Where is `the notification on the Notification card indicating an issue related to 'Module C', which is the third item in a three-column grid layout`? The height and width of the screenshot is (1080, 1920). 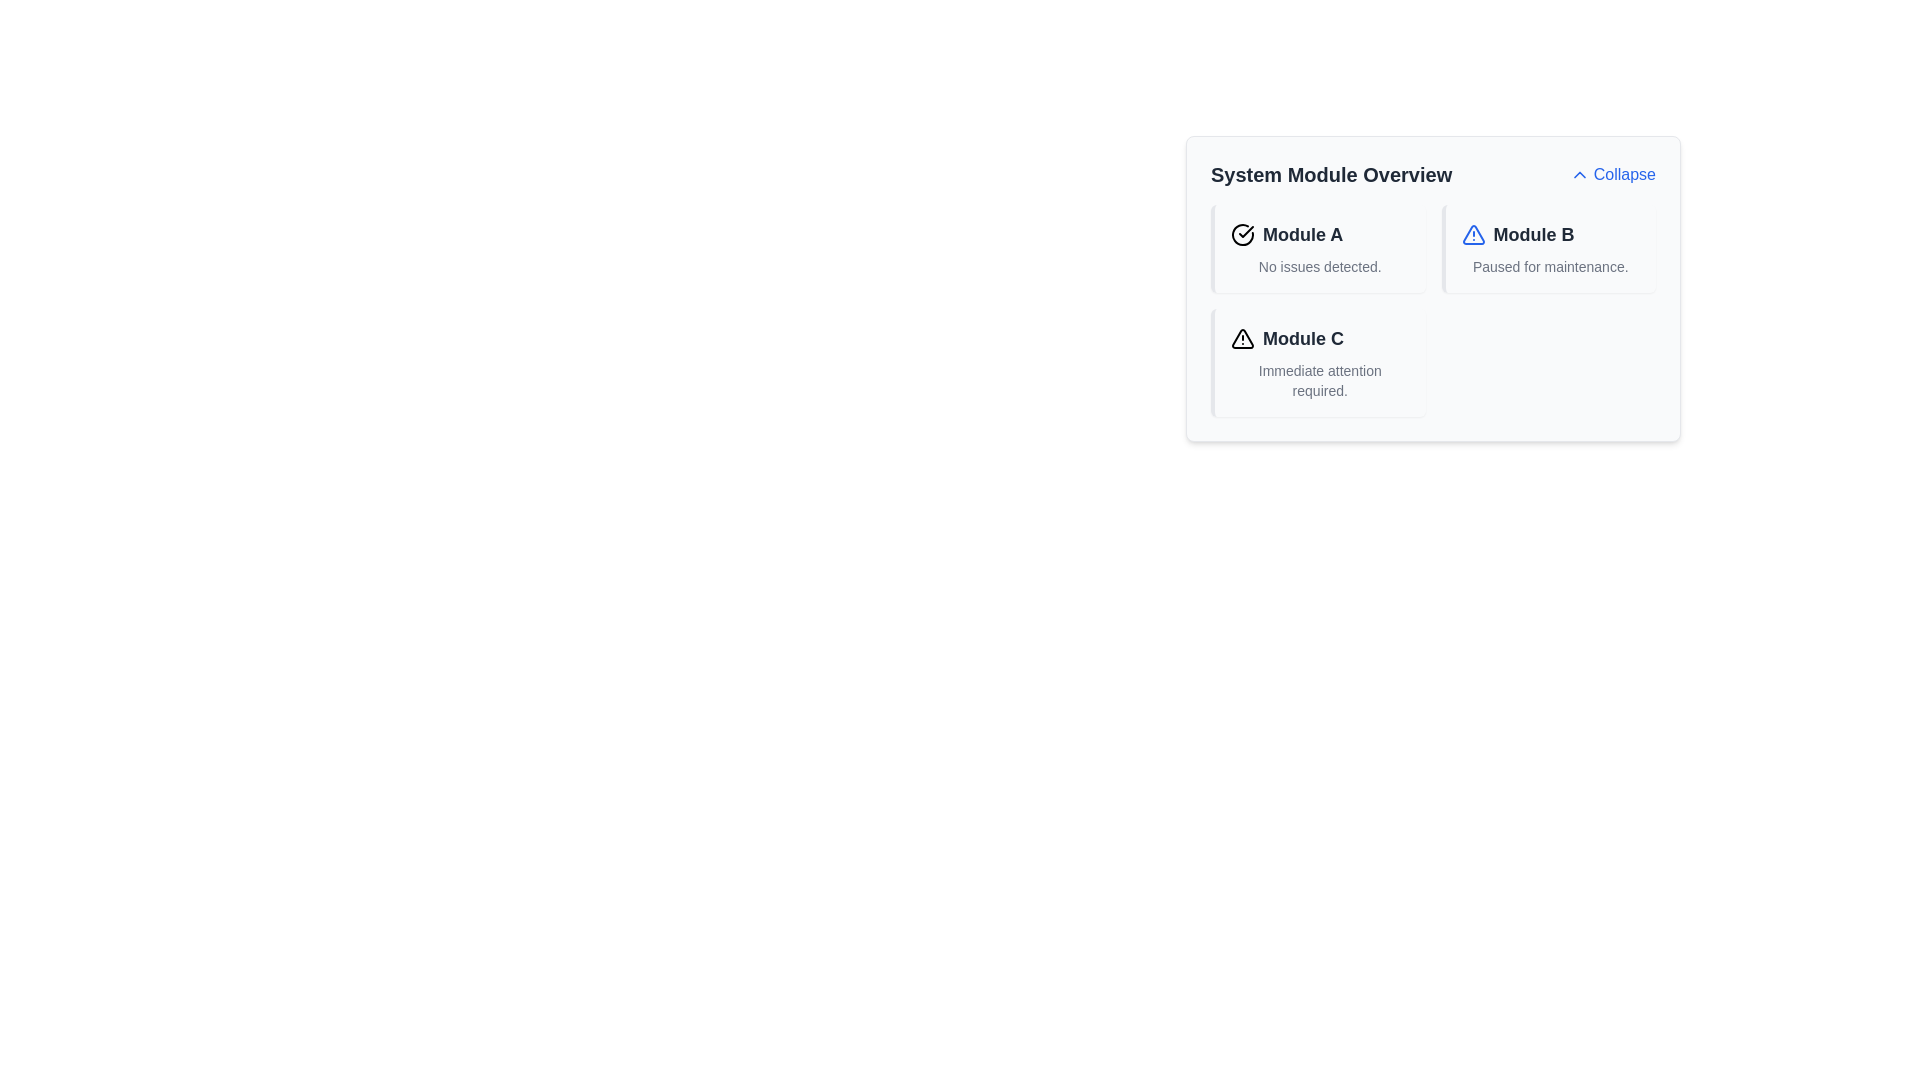
the notification on the Notification card indicating an issue related to 'Module C', which is the third item in a three-column grid layout is located at coordinates (1318, 362).